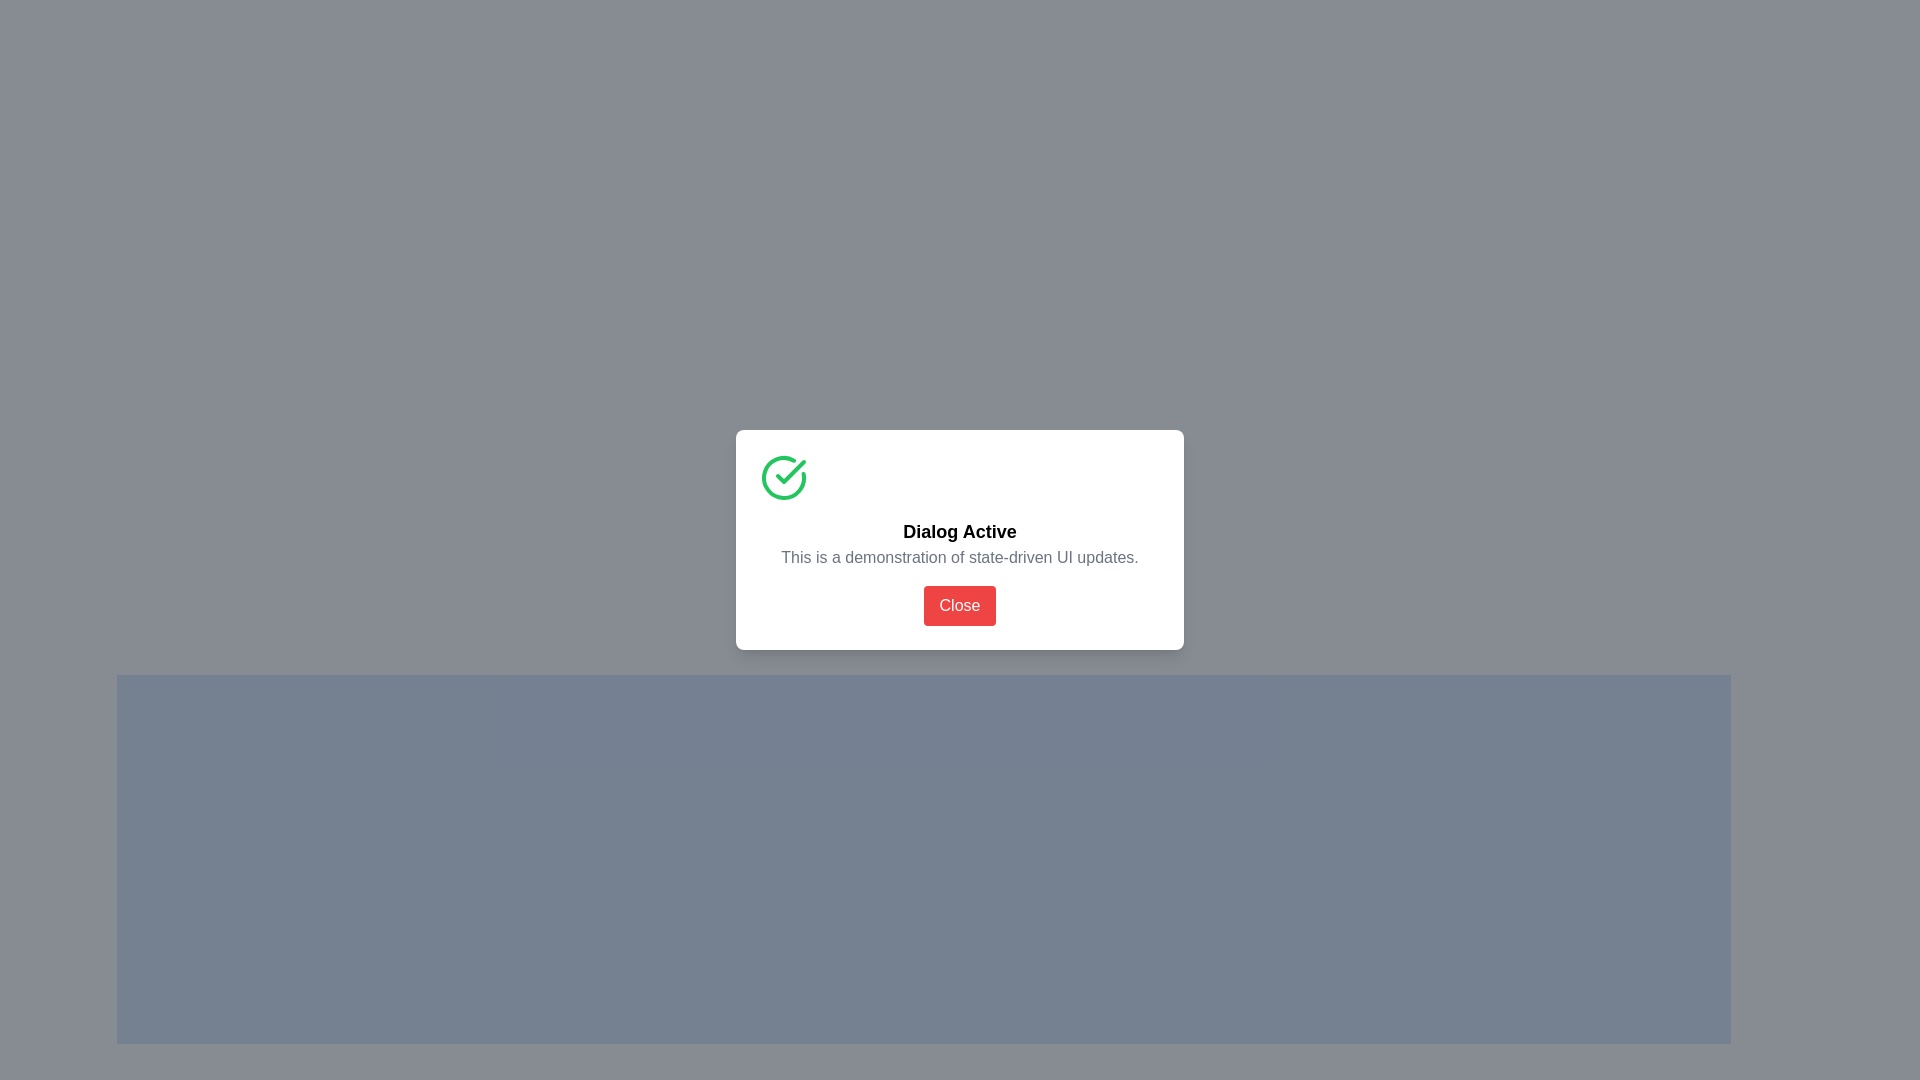 This screenshot has height=1080, width=1920. What do you see at coordinates (960, 531) in the screenshot?
I see `the heading text element that serves as the title for the dialog, which is positioned centrally below a large green circular check icon and above a descriptive text block and a red 'Close' button` at bounding box center [960, 531].